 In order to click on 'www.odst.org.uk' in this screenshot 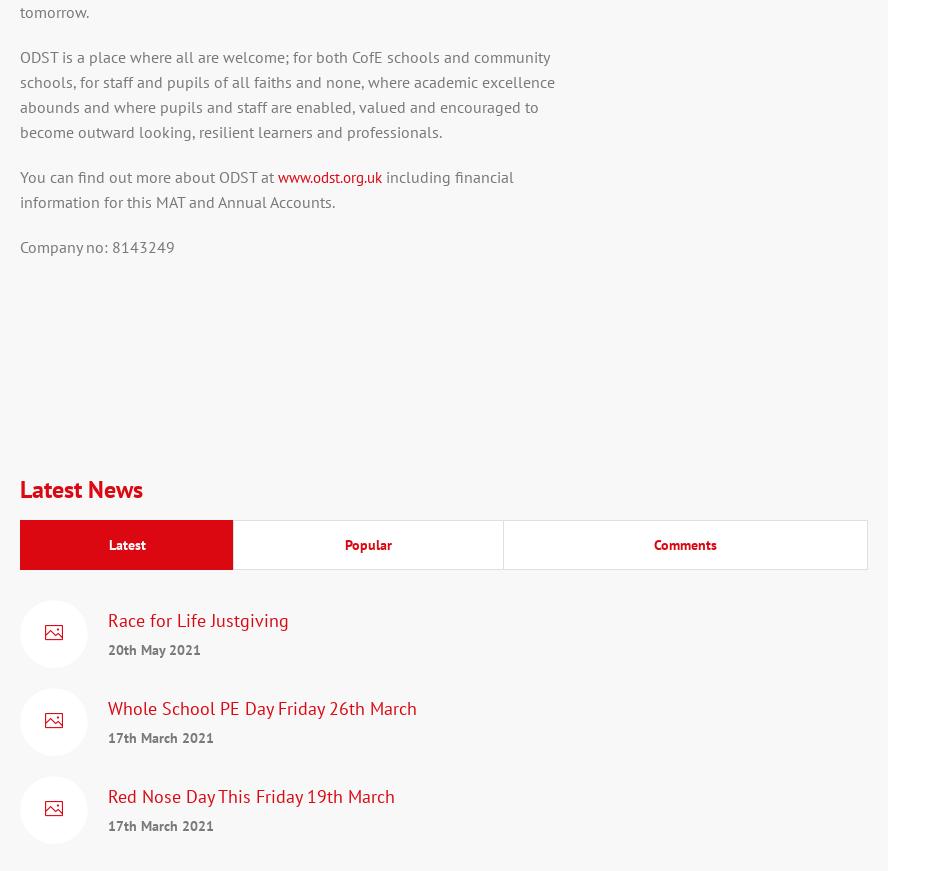, I will do `click(276, 177)`.